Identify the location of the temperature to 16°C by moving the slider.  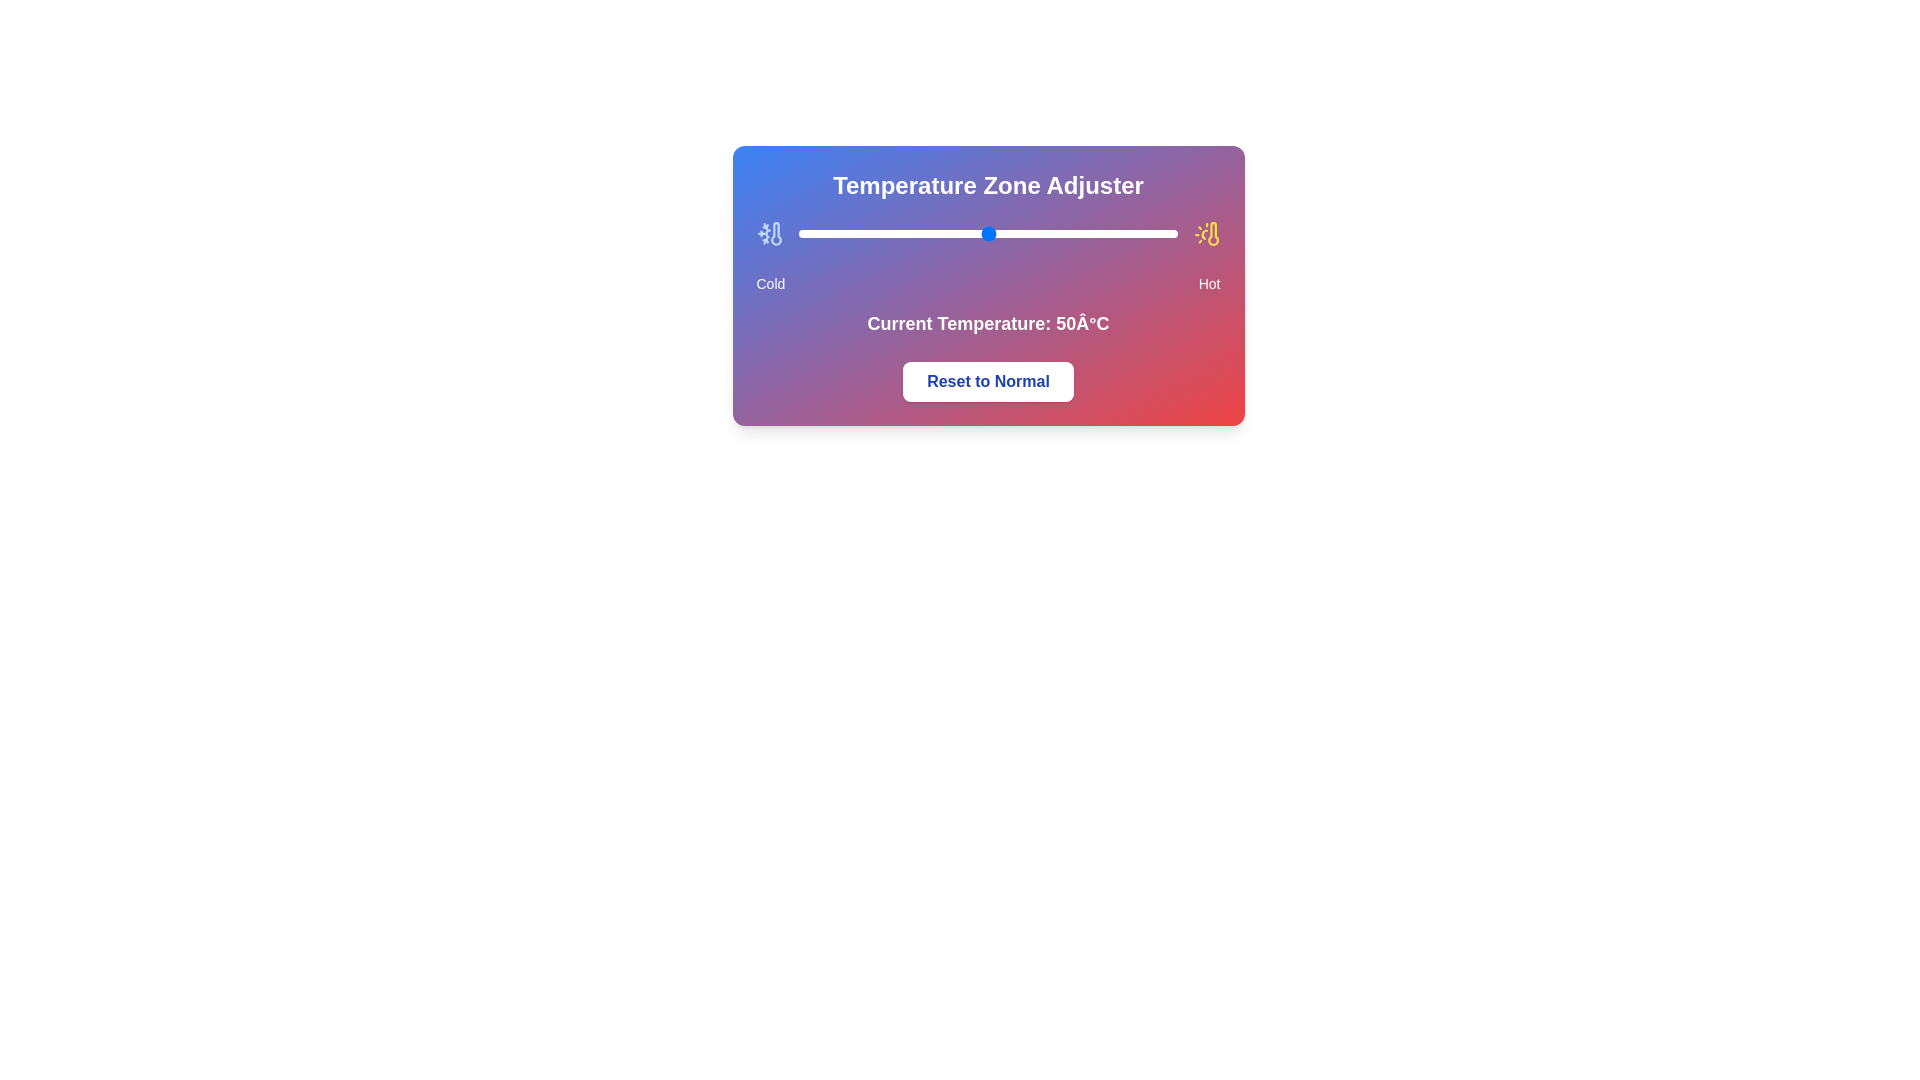
(859, 233).